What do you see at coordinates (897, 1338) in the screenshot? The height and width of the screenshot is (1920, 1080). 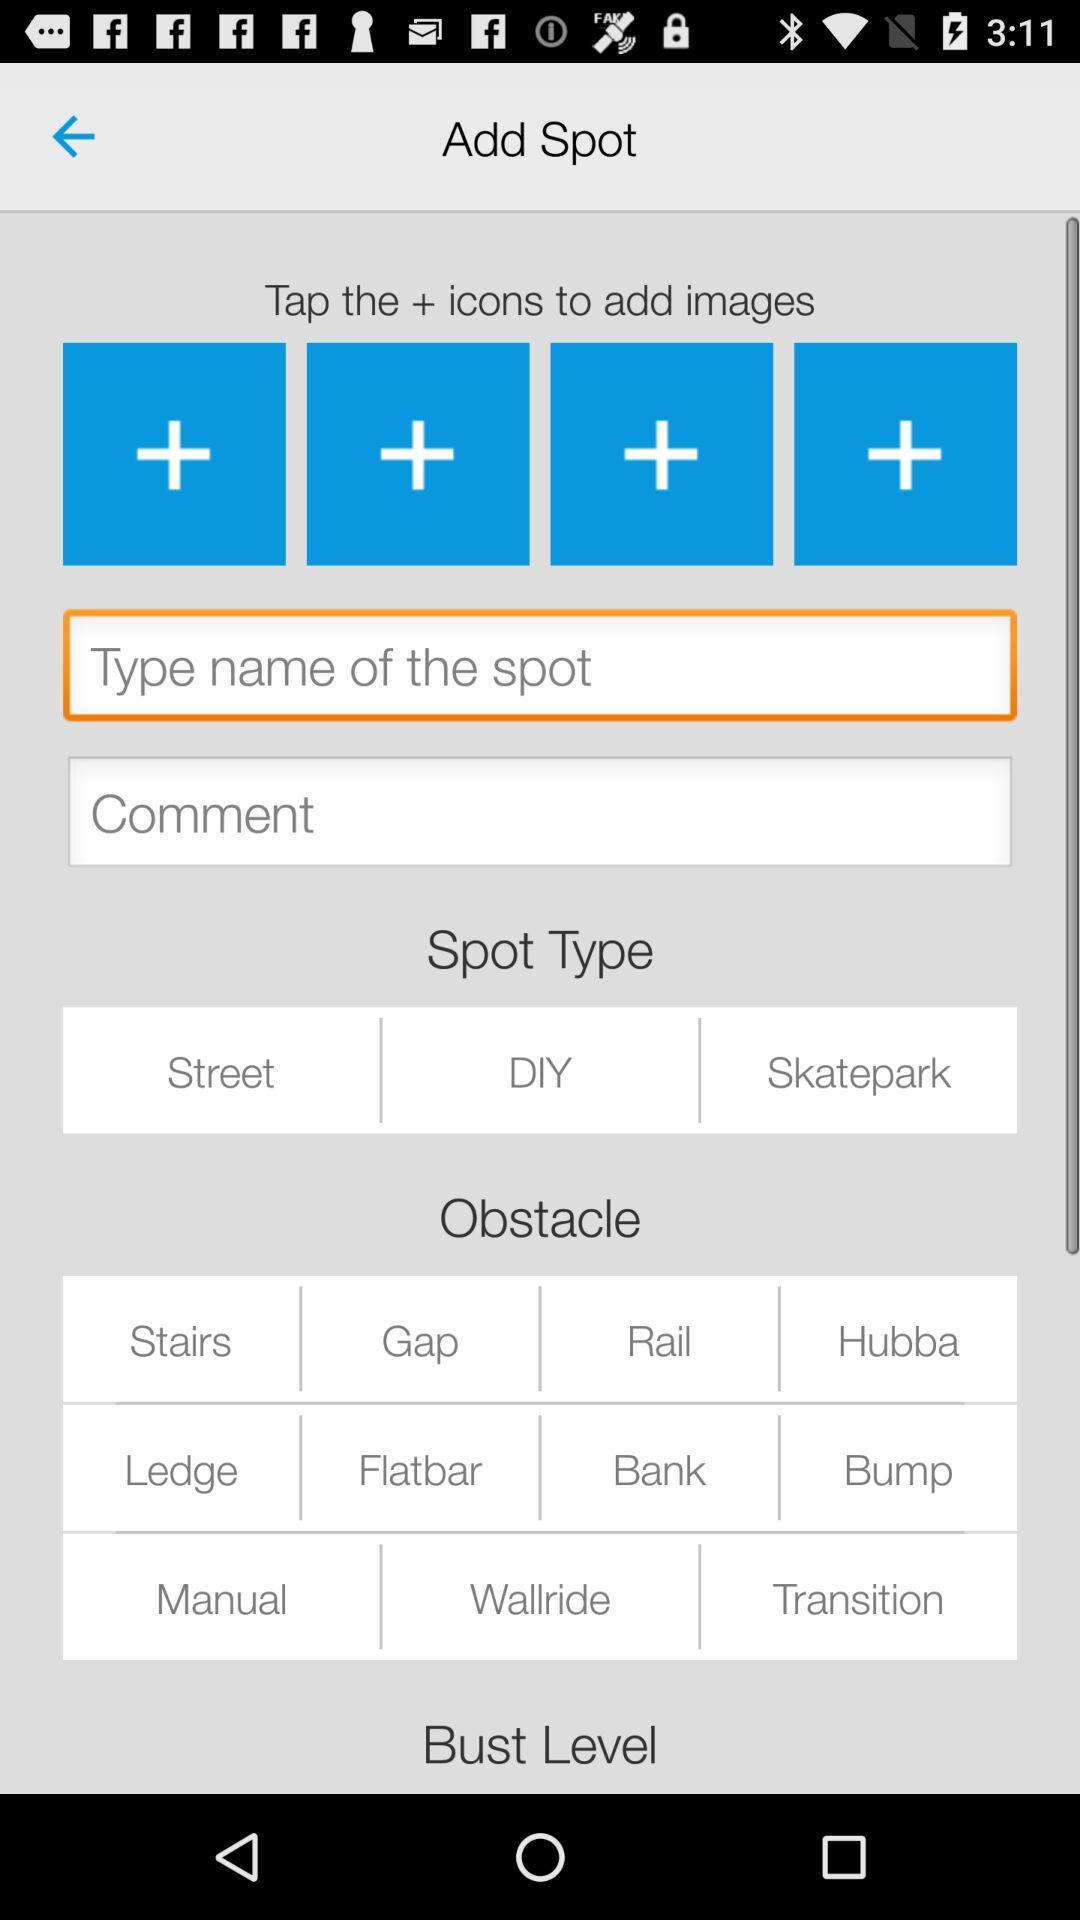 I see `the item below skatepark item` at bounding box center [897, 1338].